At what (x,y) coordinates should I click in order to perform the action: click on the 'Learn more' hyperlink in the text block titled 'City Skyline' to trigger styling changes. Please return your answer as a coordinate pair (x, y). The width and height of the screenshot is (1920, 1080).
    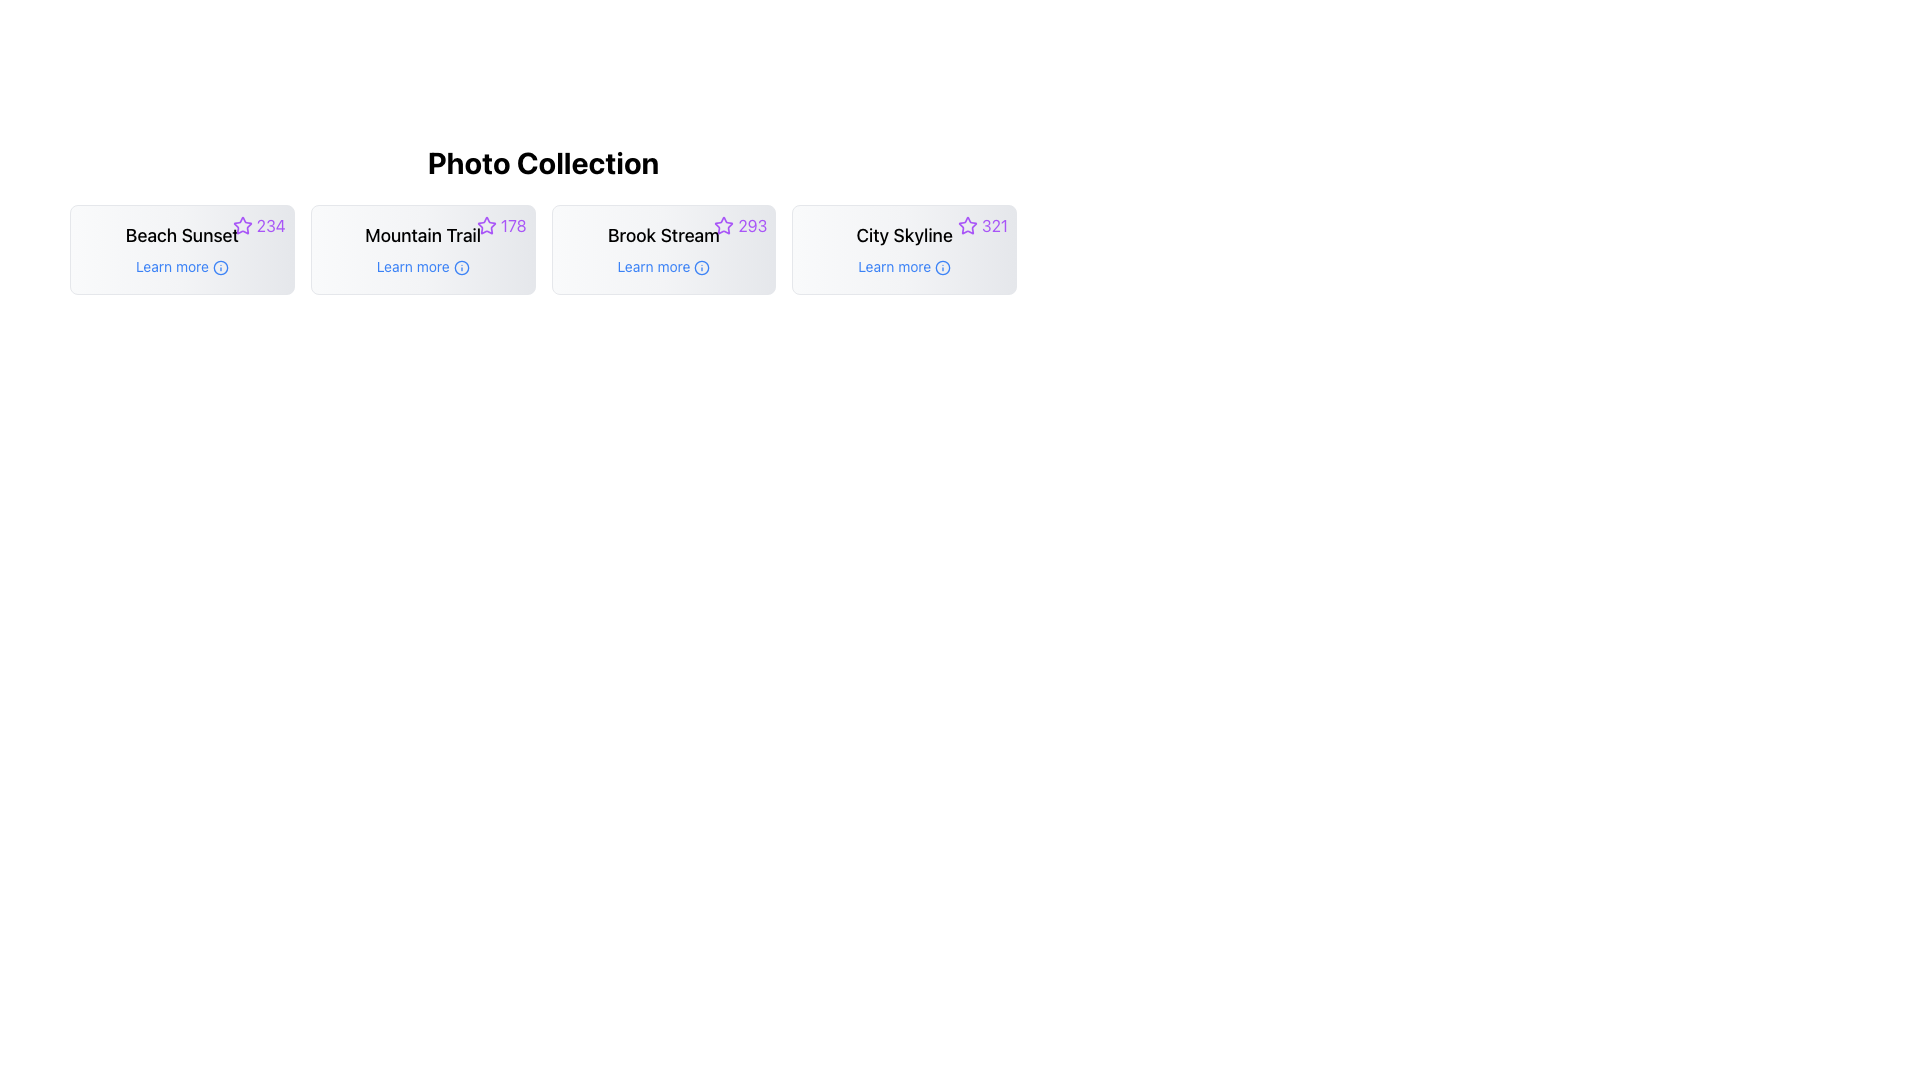
    Looking at the image, I should click on (903, 249).